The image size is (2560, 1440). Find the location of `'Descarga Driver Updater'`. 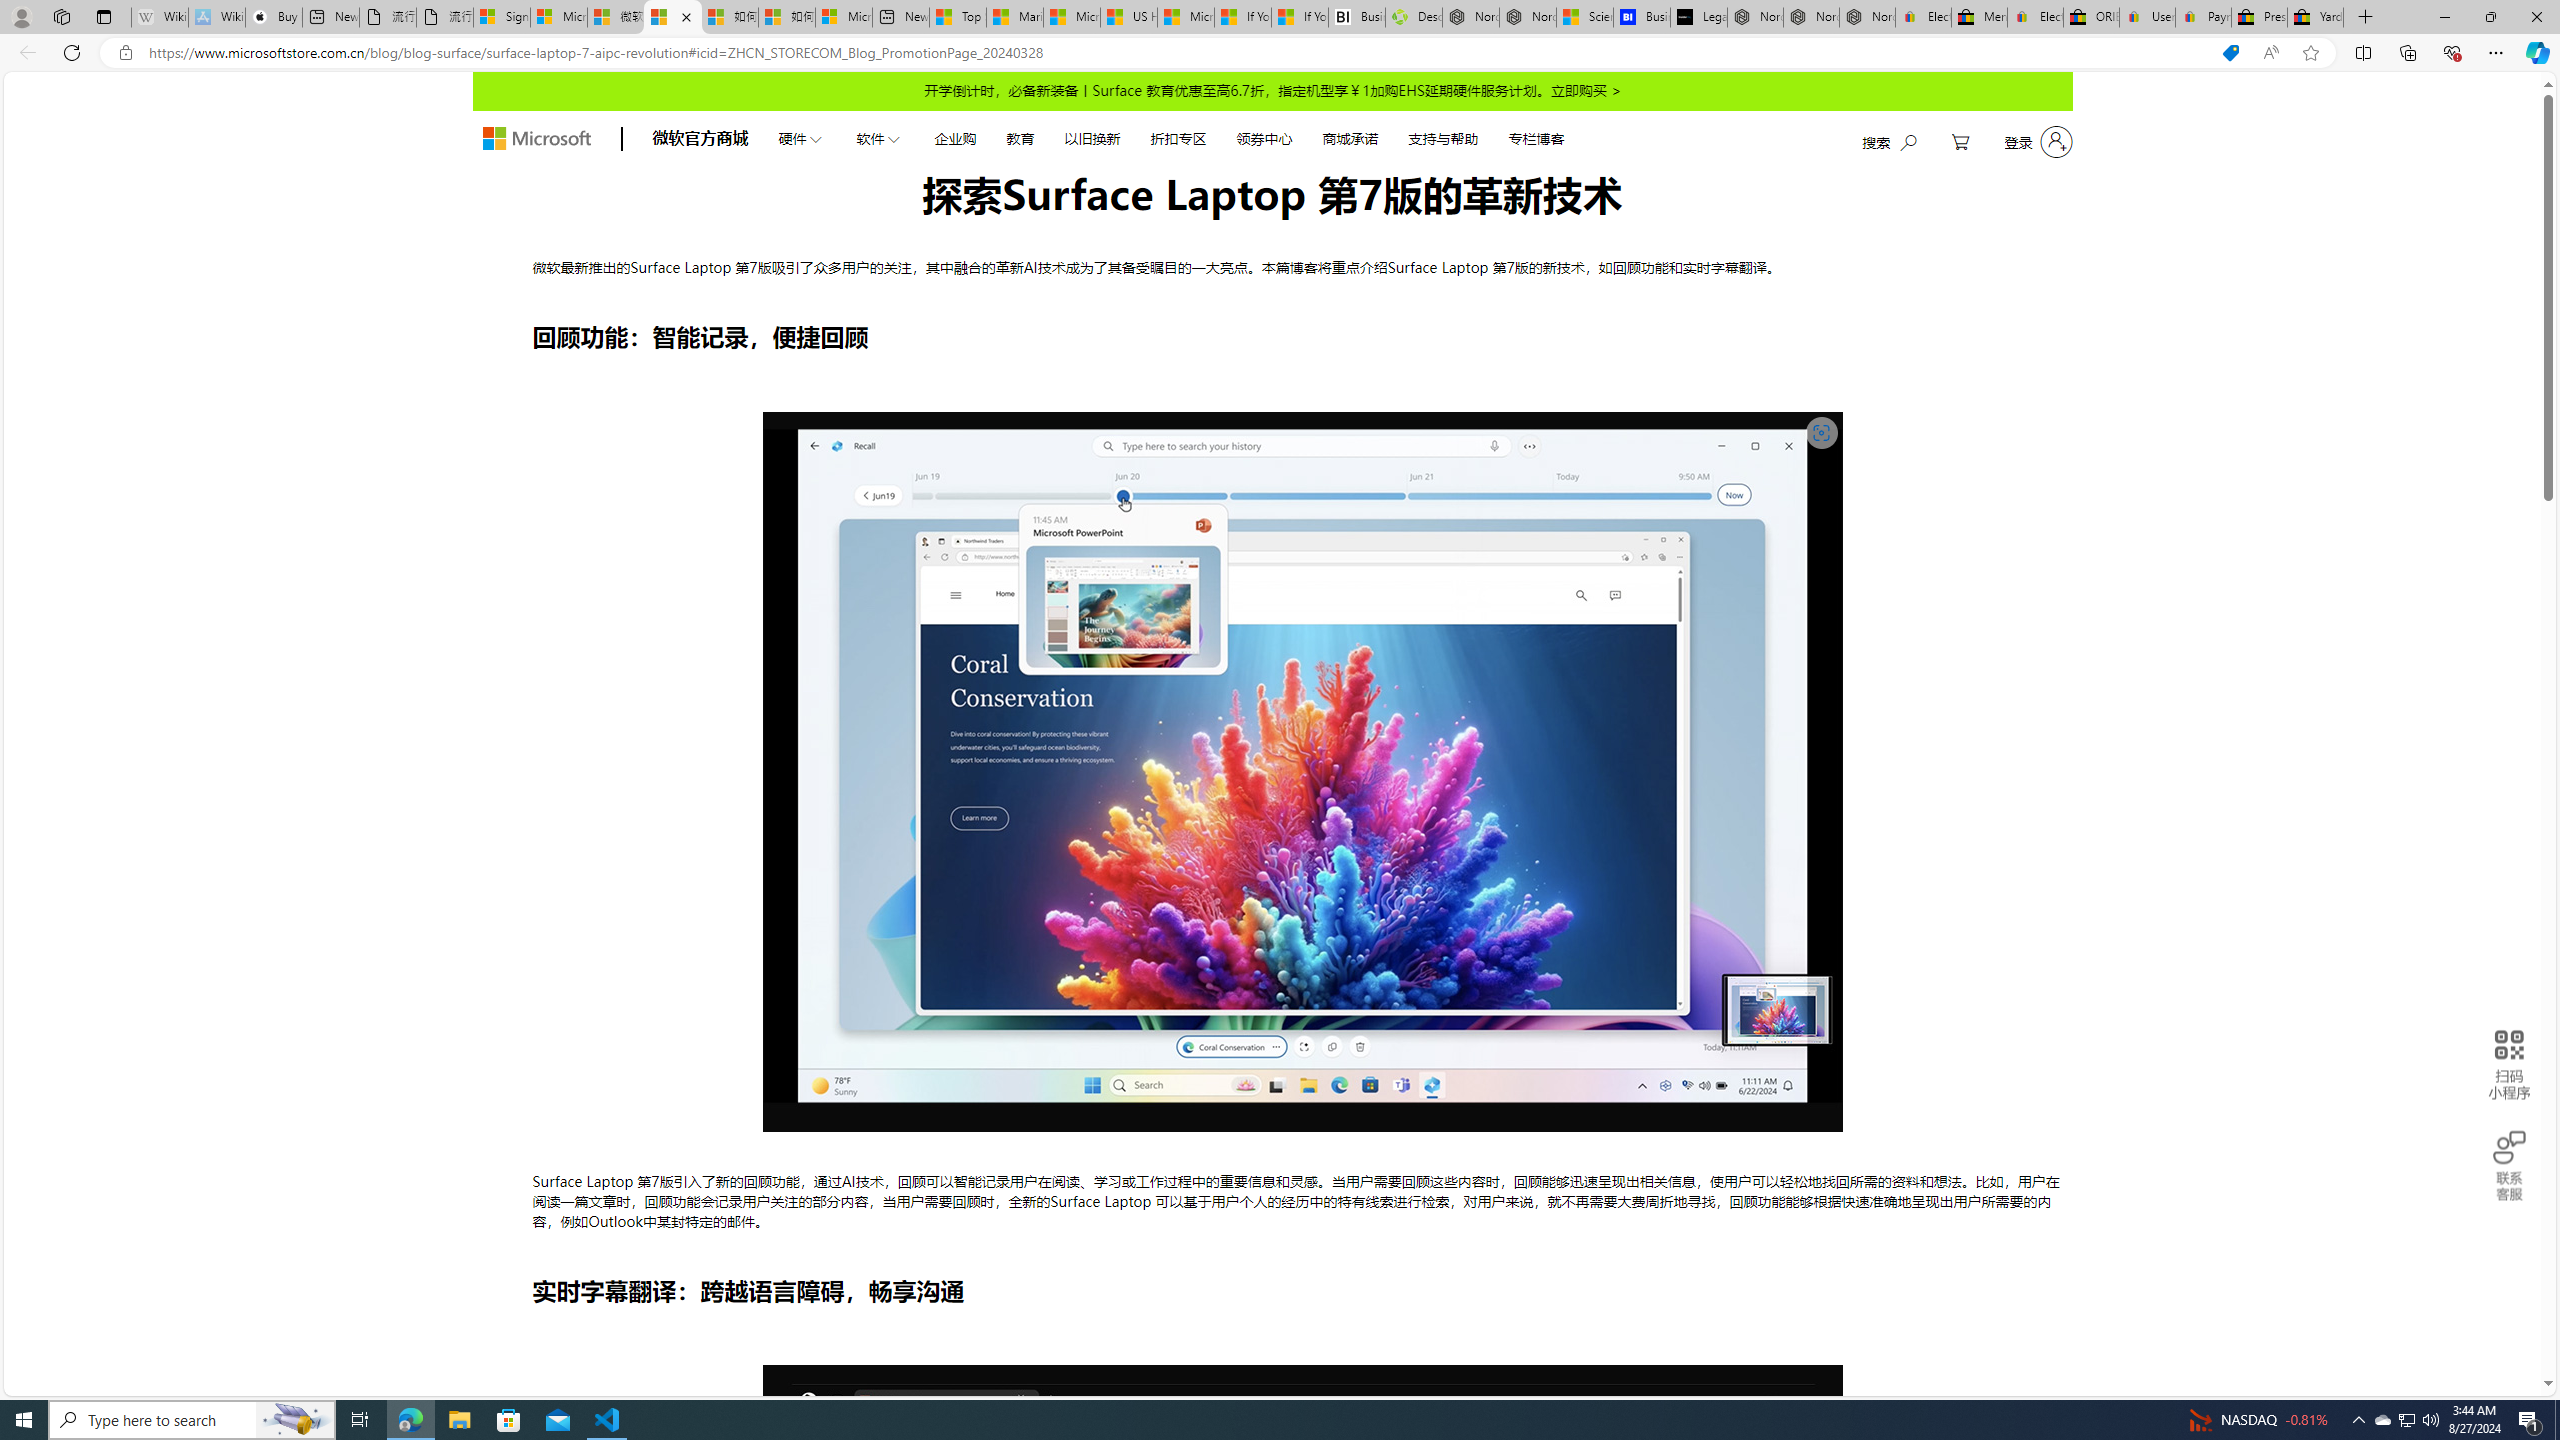

'Descarga Driver Updater' is located at coordinates (1414, 16).